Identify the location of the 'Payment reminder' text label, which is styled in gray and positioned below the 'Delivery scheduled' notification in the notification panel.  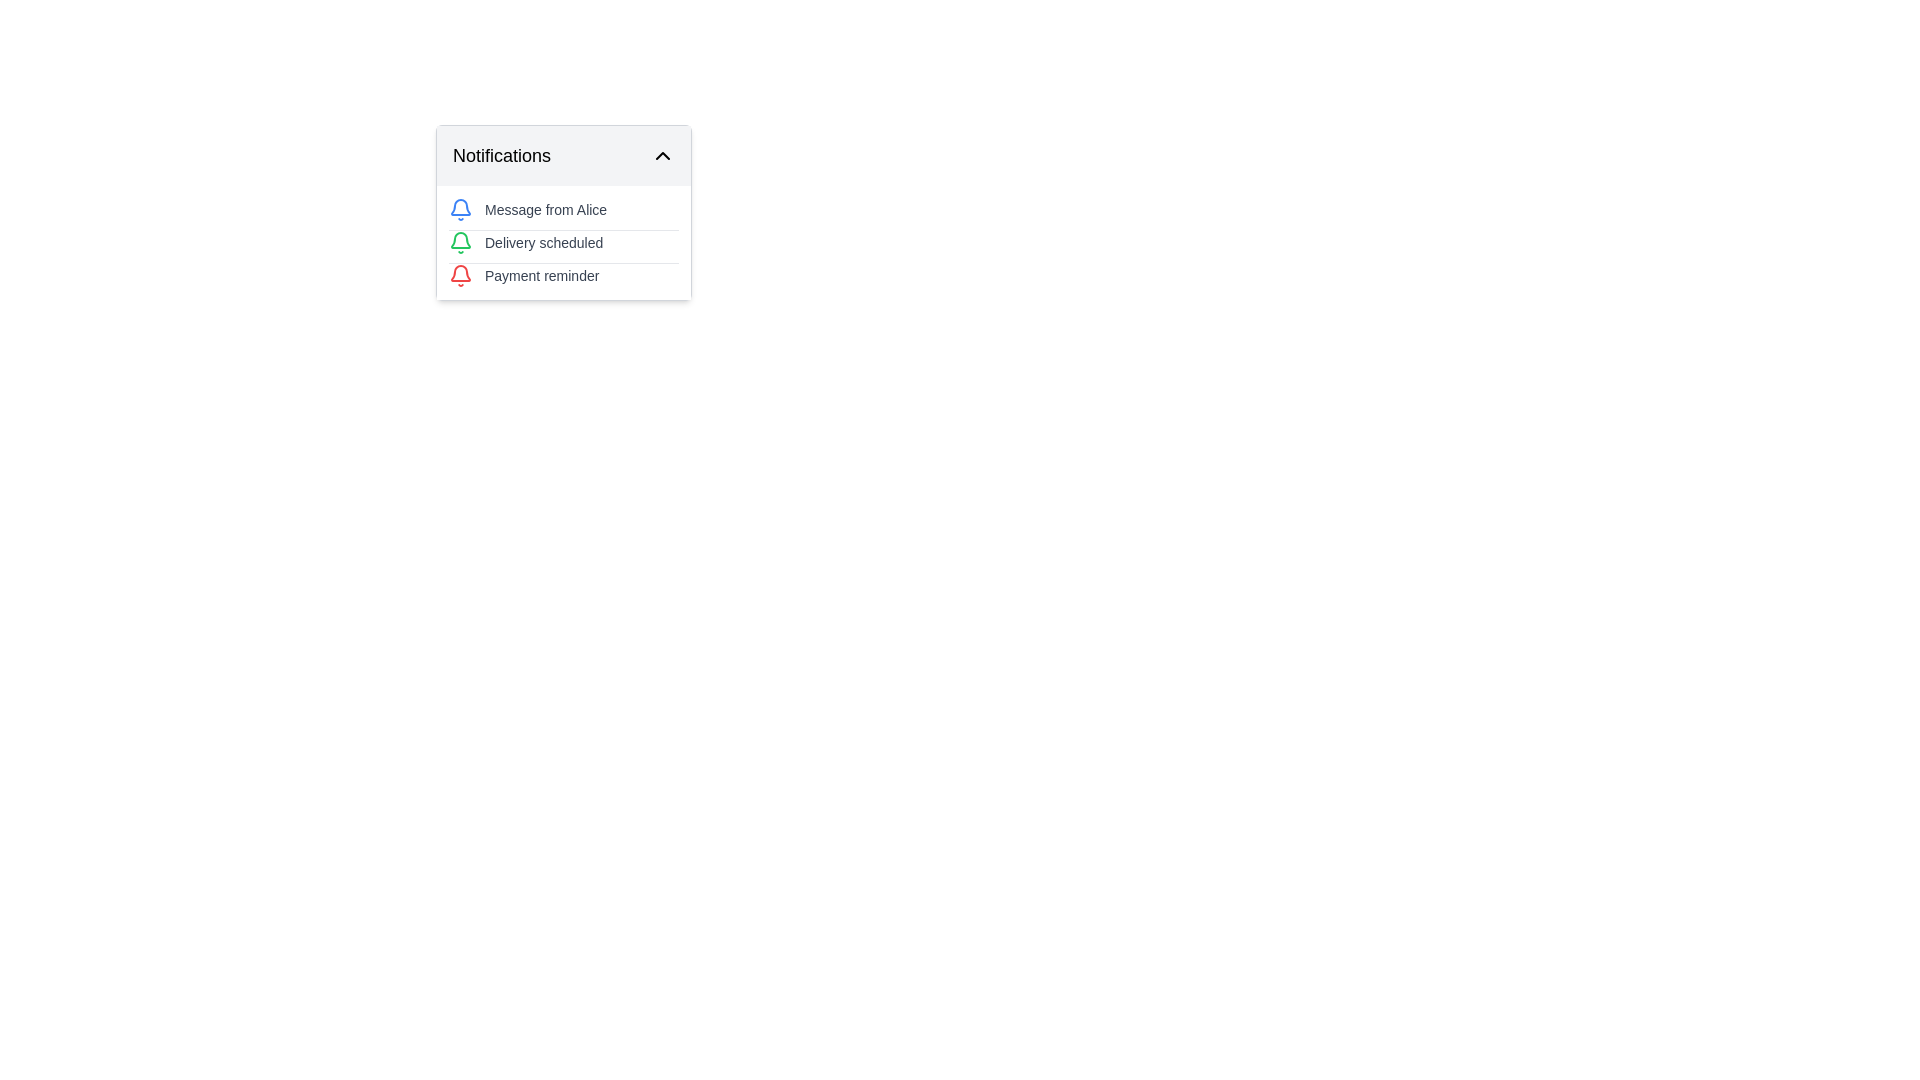
(542, 276).